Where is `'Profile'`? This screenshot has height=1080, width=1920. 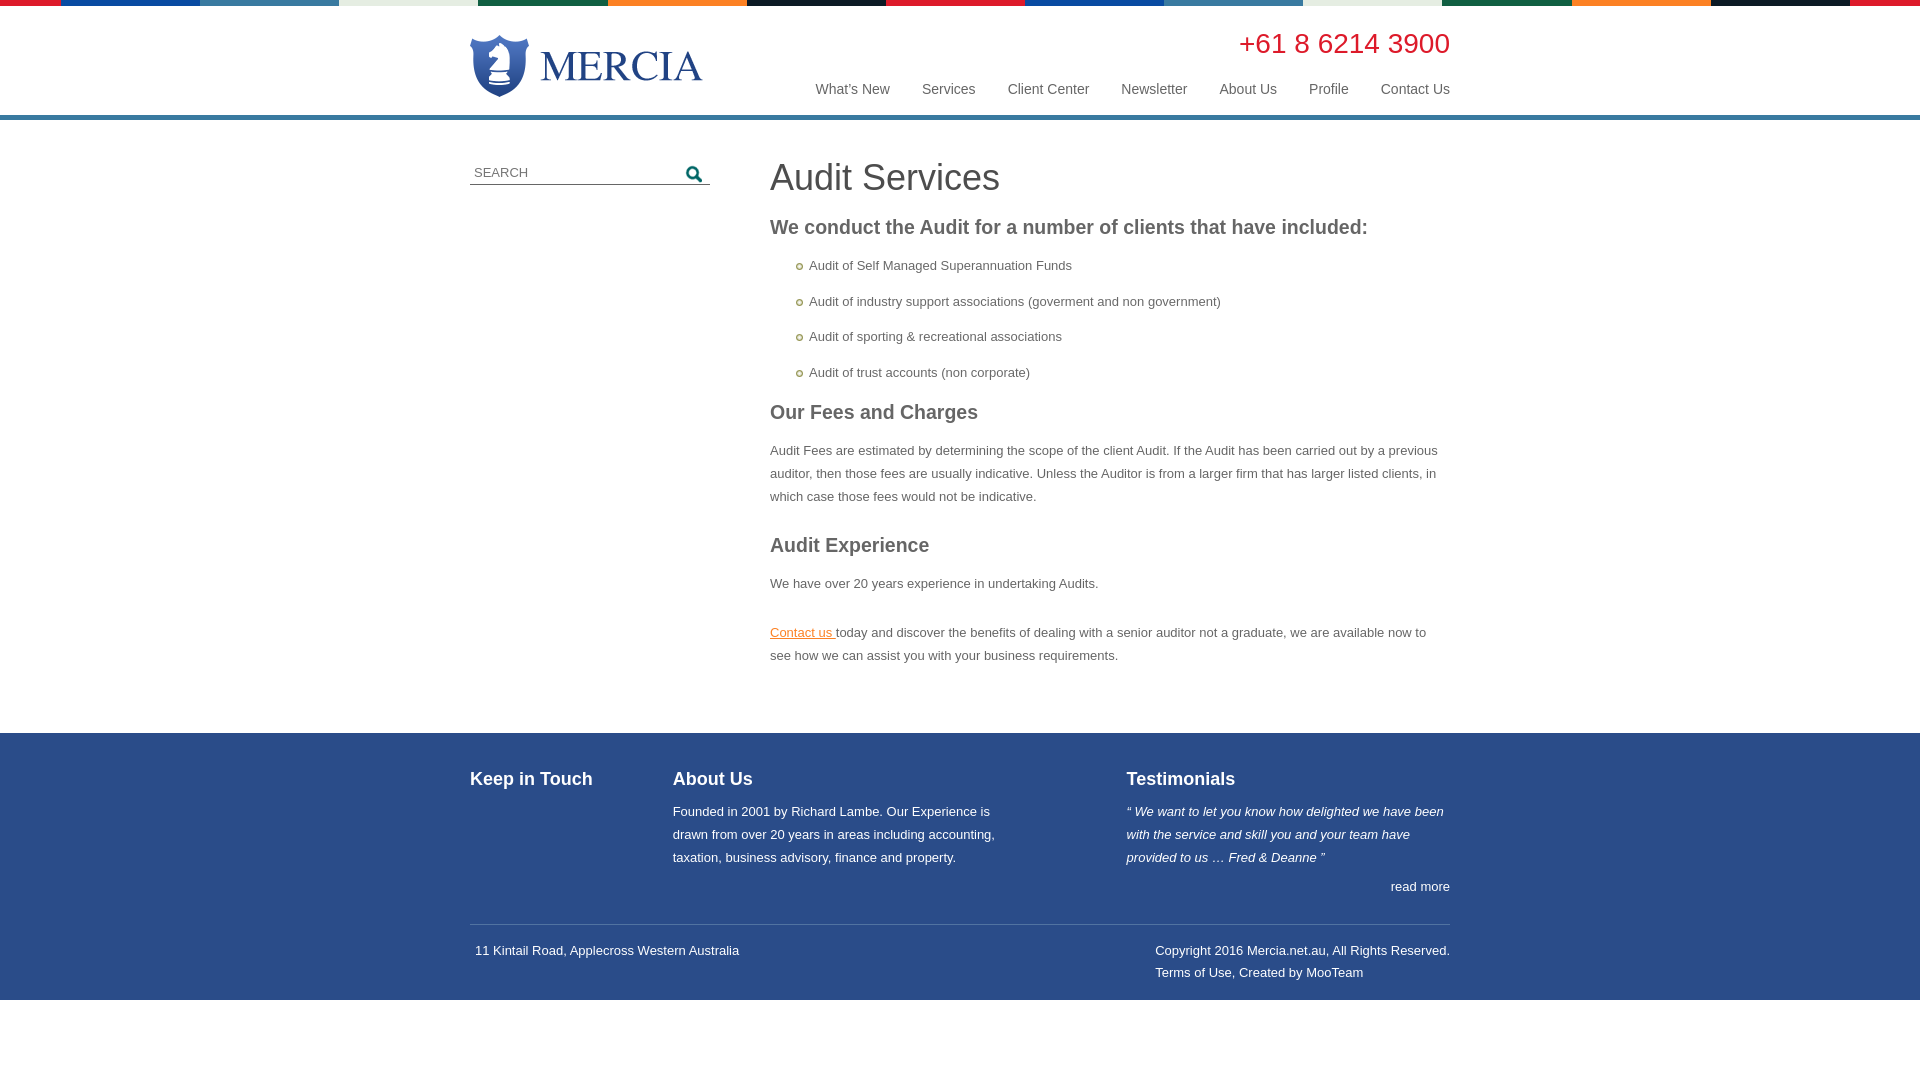
'Profile' is located at coordinates (1329, 87).